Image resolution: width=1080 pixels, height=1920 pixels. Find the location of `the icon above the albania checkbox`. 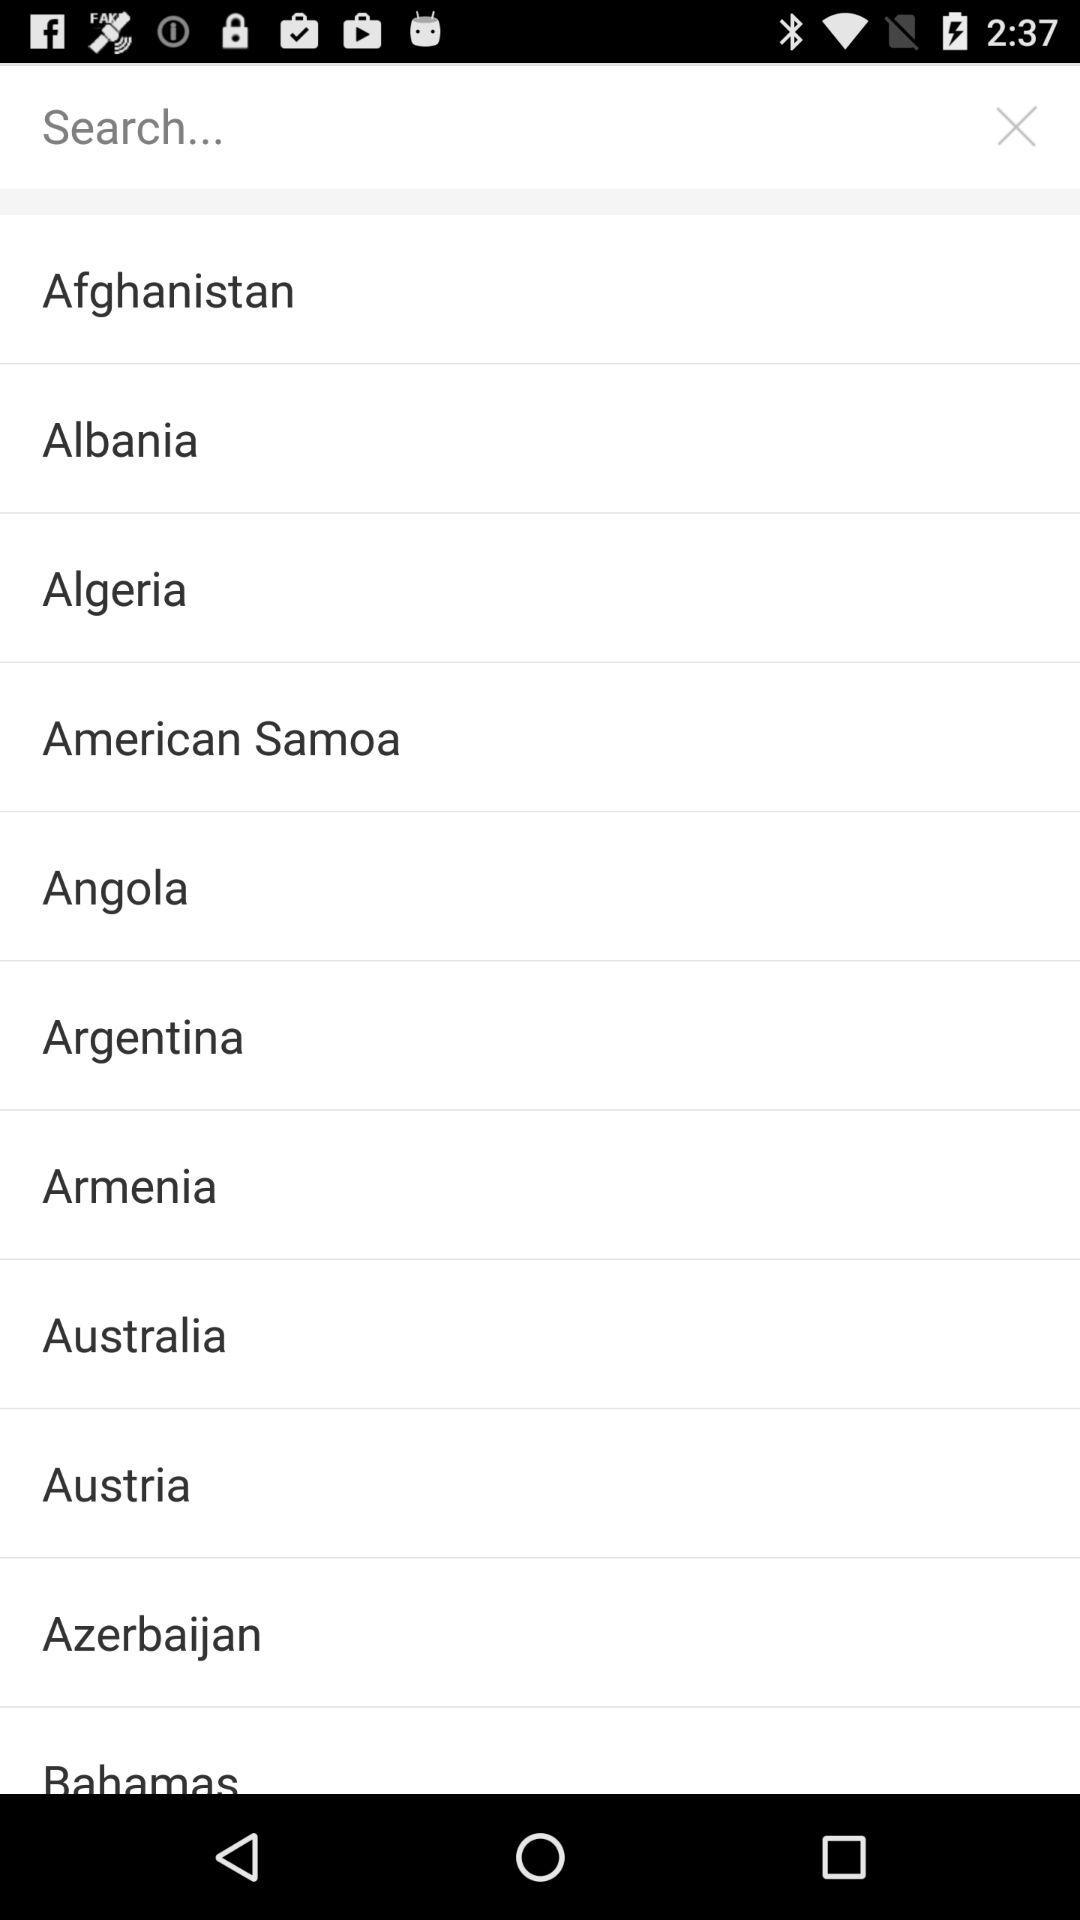

the icon above the albania checkbox is located at coordinates (540, 288).